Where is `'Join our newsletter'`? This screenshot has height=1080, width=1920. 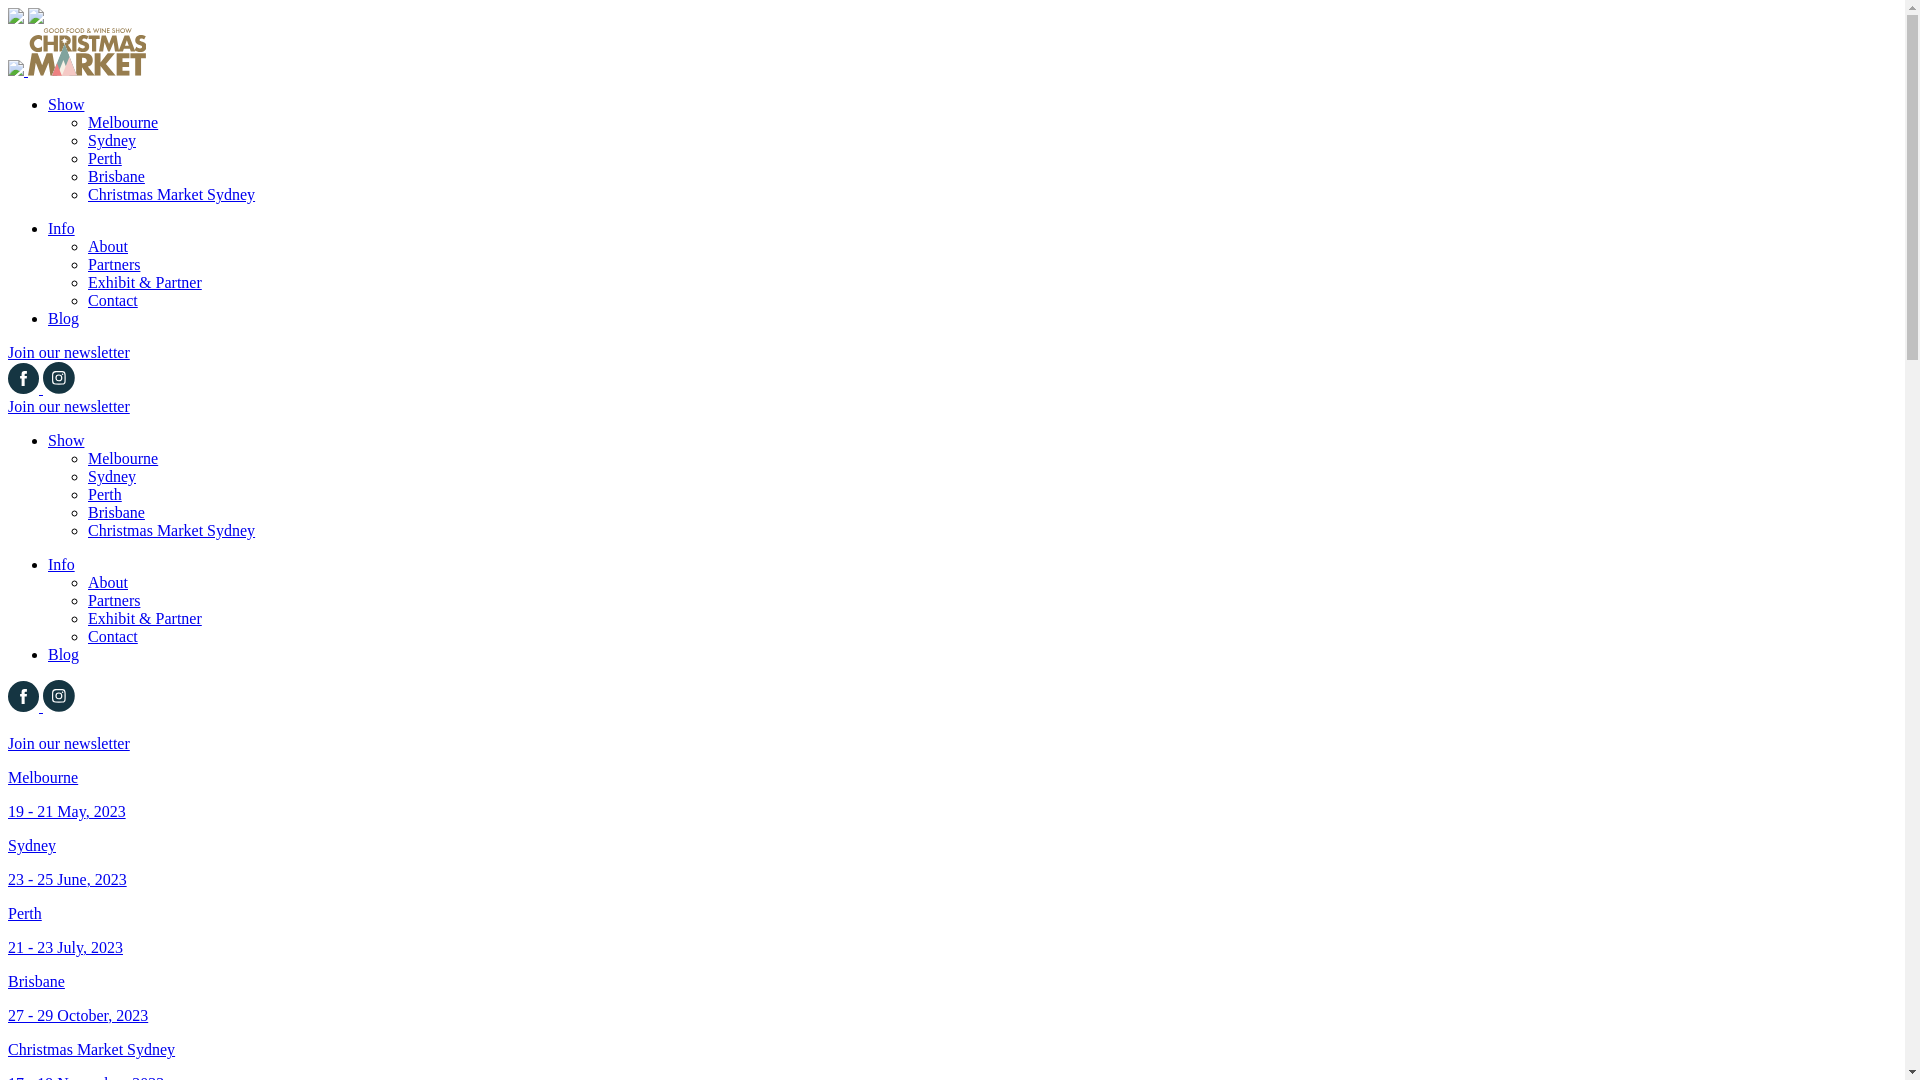
'Join our newsletter' is located at coordinates (68, 351).